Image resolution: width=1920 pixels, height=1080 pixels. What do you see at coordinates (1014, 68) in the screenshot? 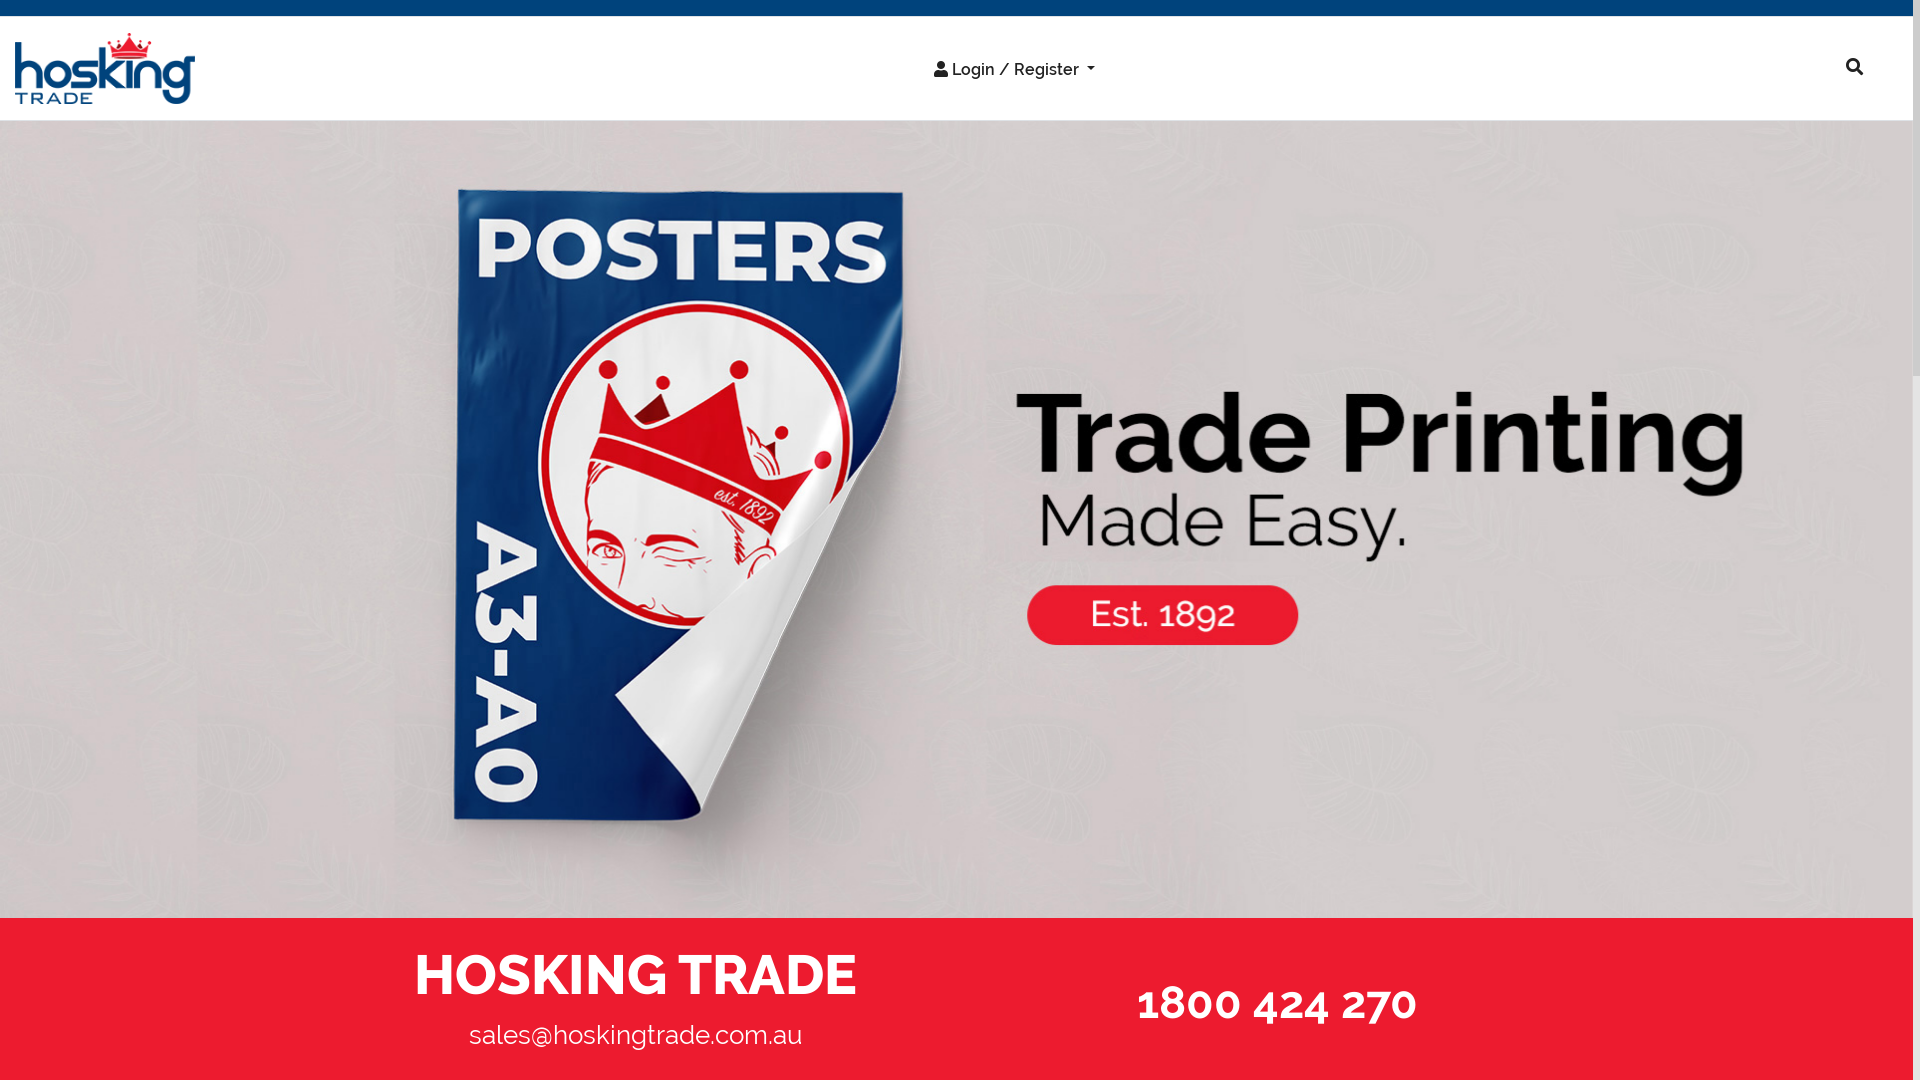
I see `'Login / Register'` at bounding box center [1014, 68].